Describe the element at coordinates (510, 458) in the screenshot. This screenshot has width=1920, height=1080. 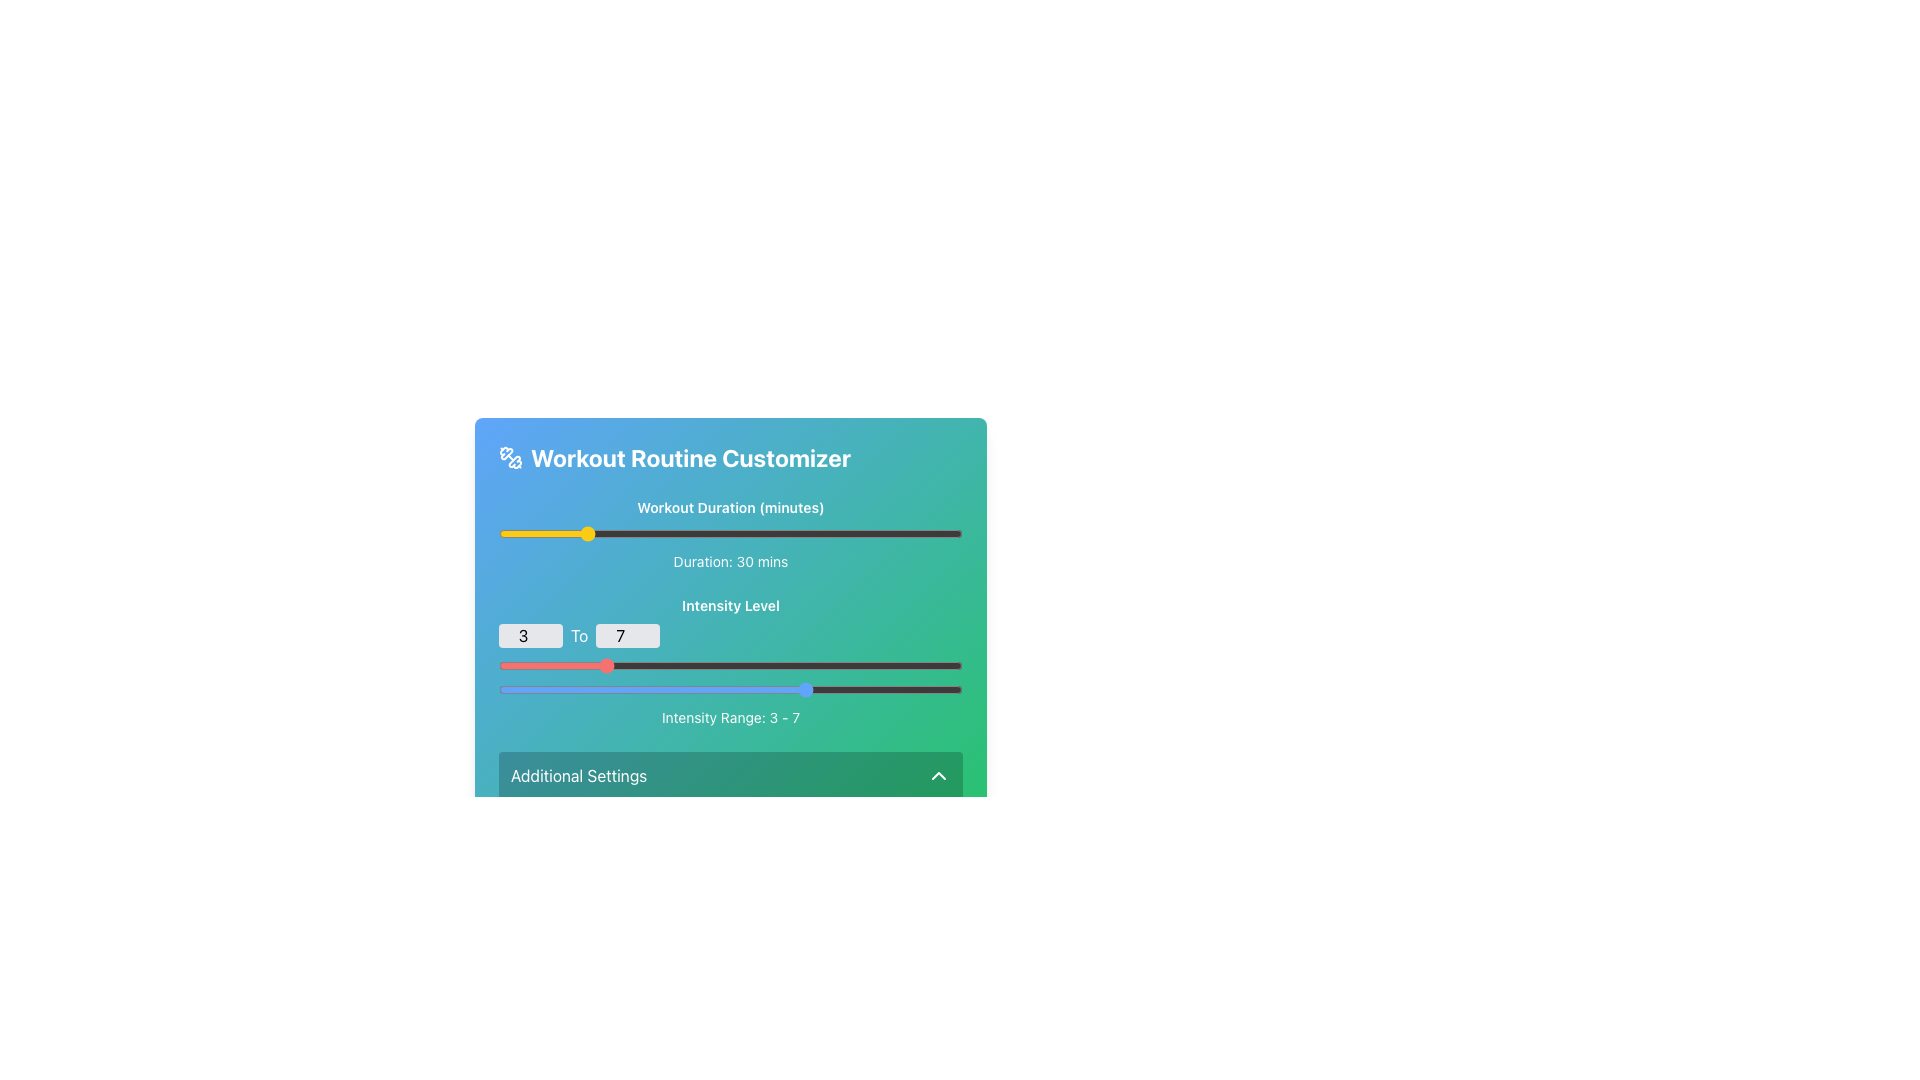
I see `the visual icon representing workouts located at the top-left corner of the 'Workout Routine Customizer' section` at that location.